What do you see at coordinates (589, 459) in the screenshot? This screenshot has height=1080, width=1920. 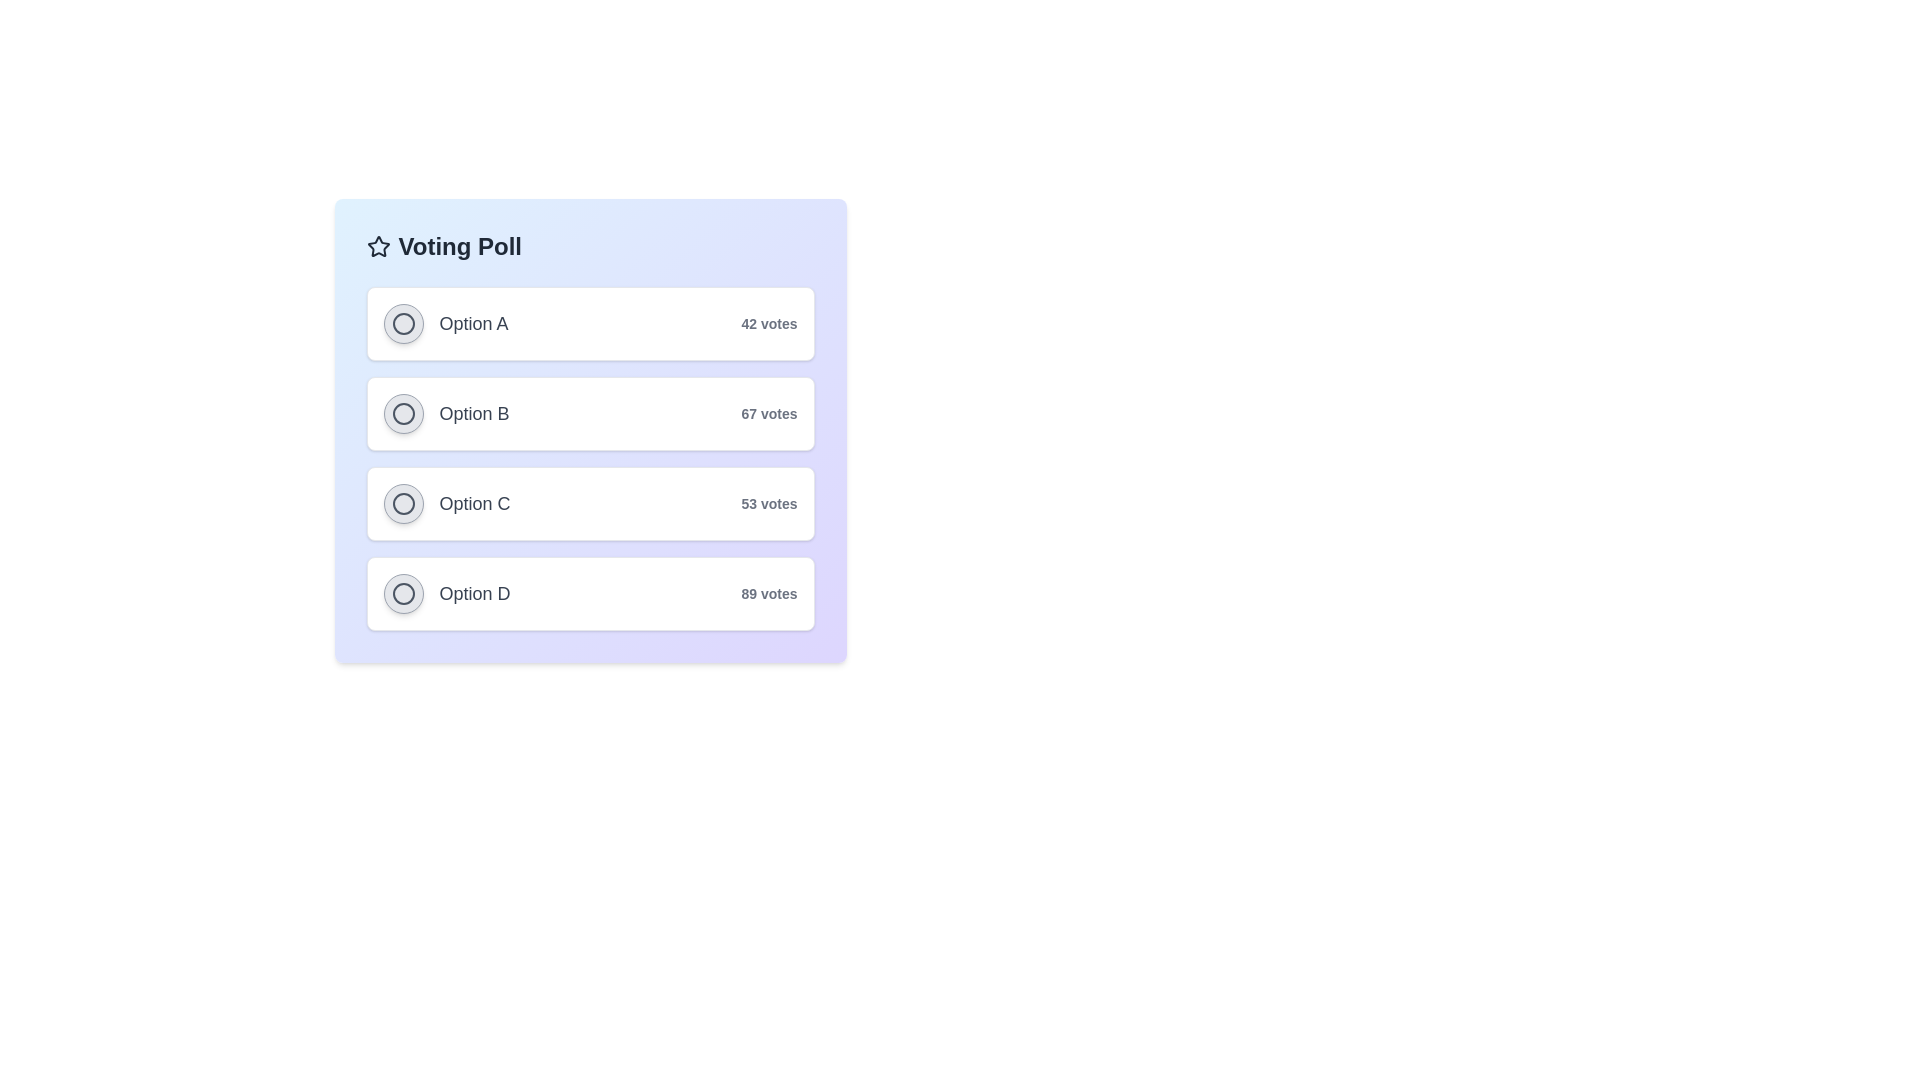 I see `one of the options in the vertical group of selectable poll choices` at bounding box center [589, 459].